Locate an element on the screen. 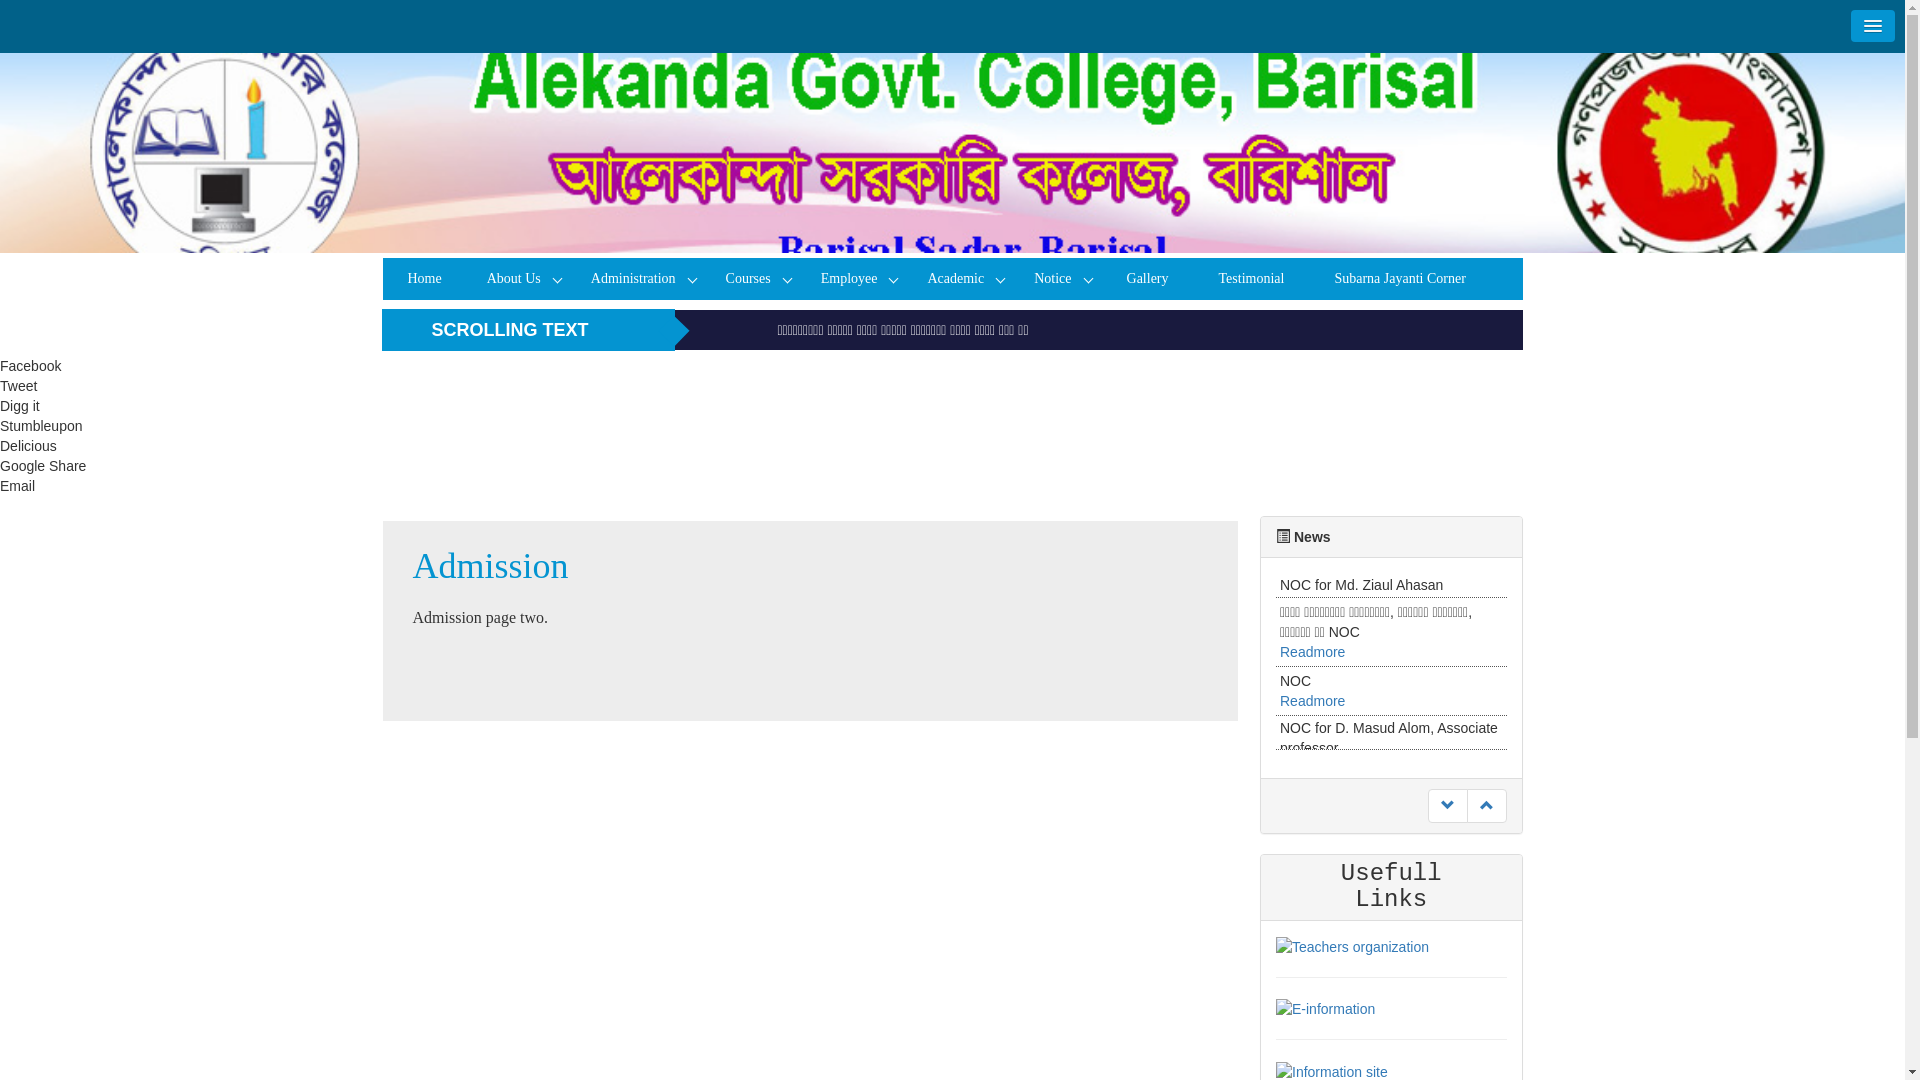 This screenshot has height=1080, width=1920. 'Administration' is located at coordinates (570, 278).